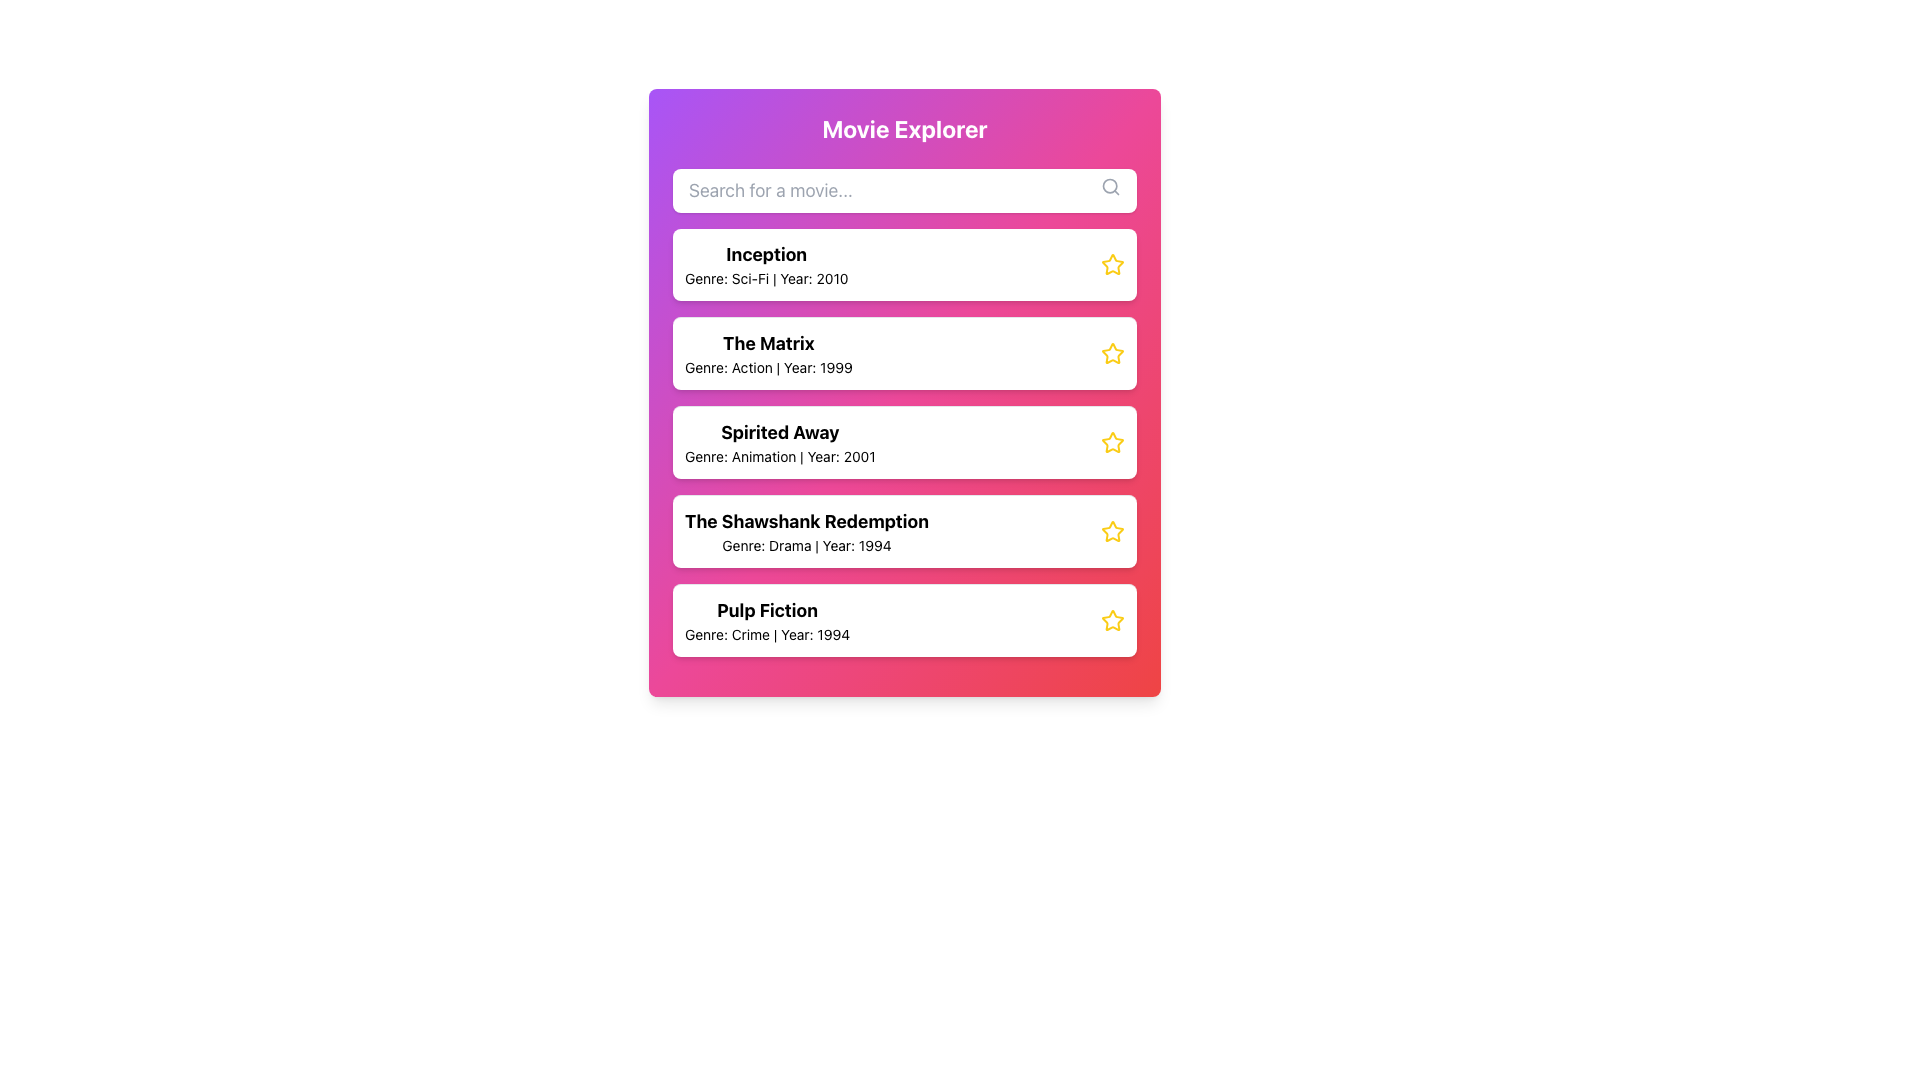 This screenshot has height=1080, width=1920. I want to click on text displayed in the textual component showing 'Genre: Sci-Fi | Year: 2010', located under the movie title 'Inception' in the 'Movie Explorer' panel, so click(765, 278).